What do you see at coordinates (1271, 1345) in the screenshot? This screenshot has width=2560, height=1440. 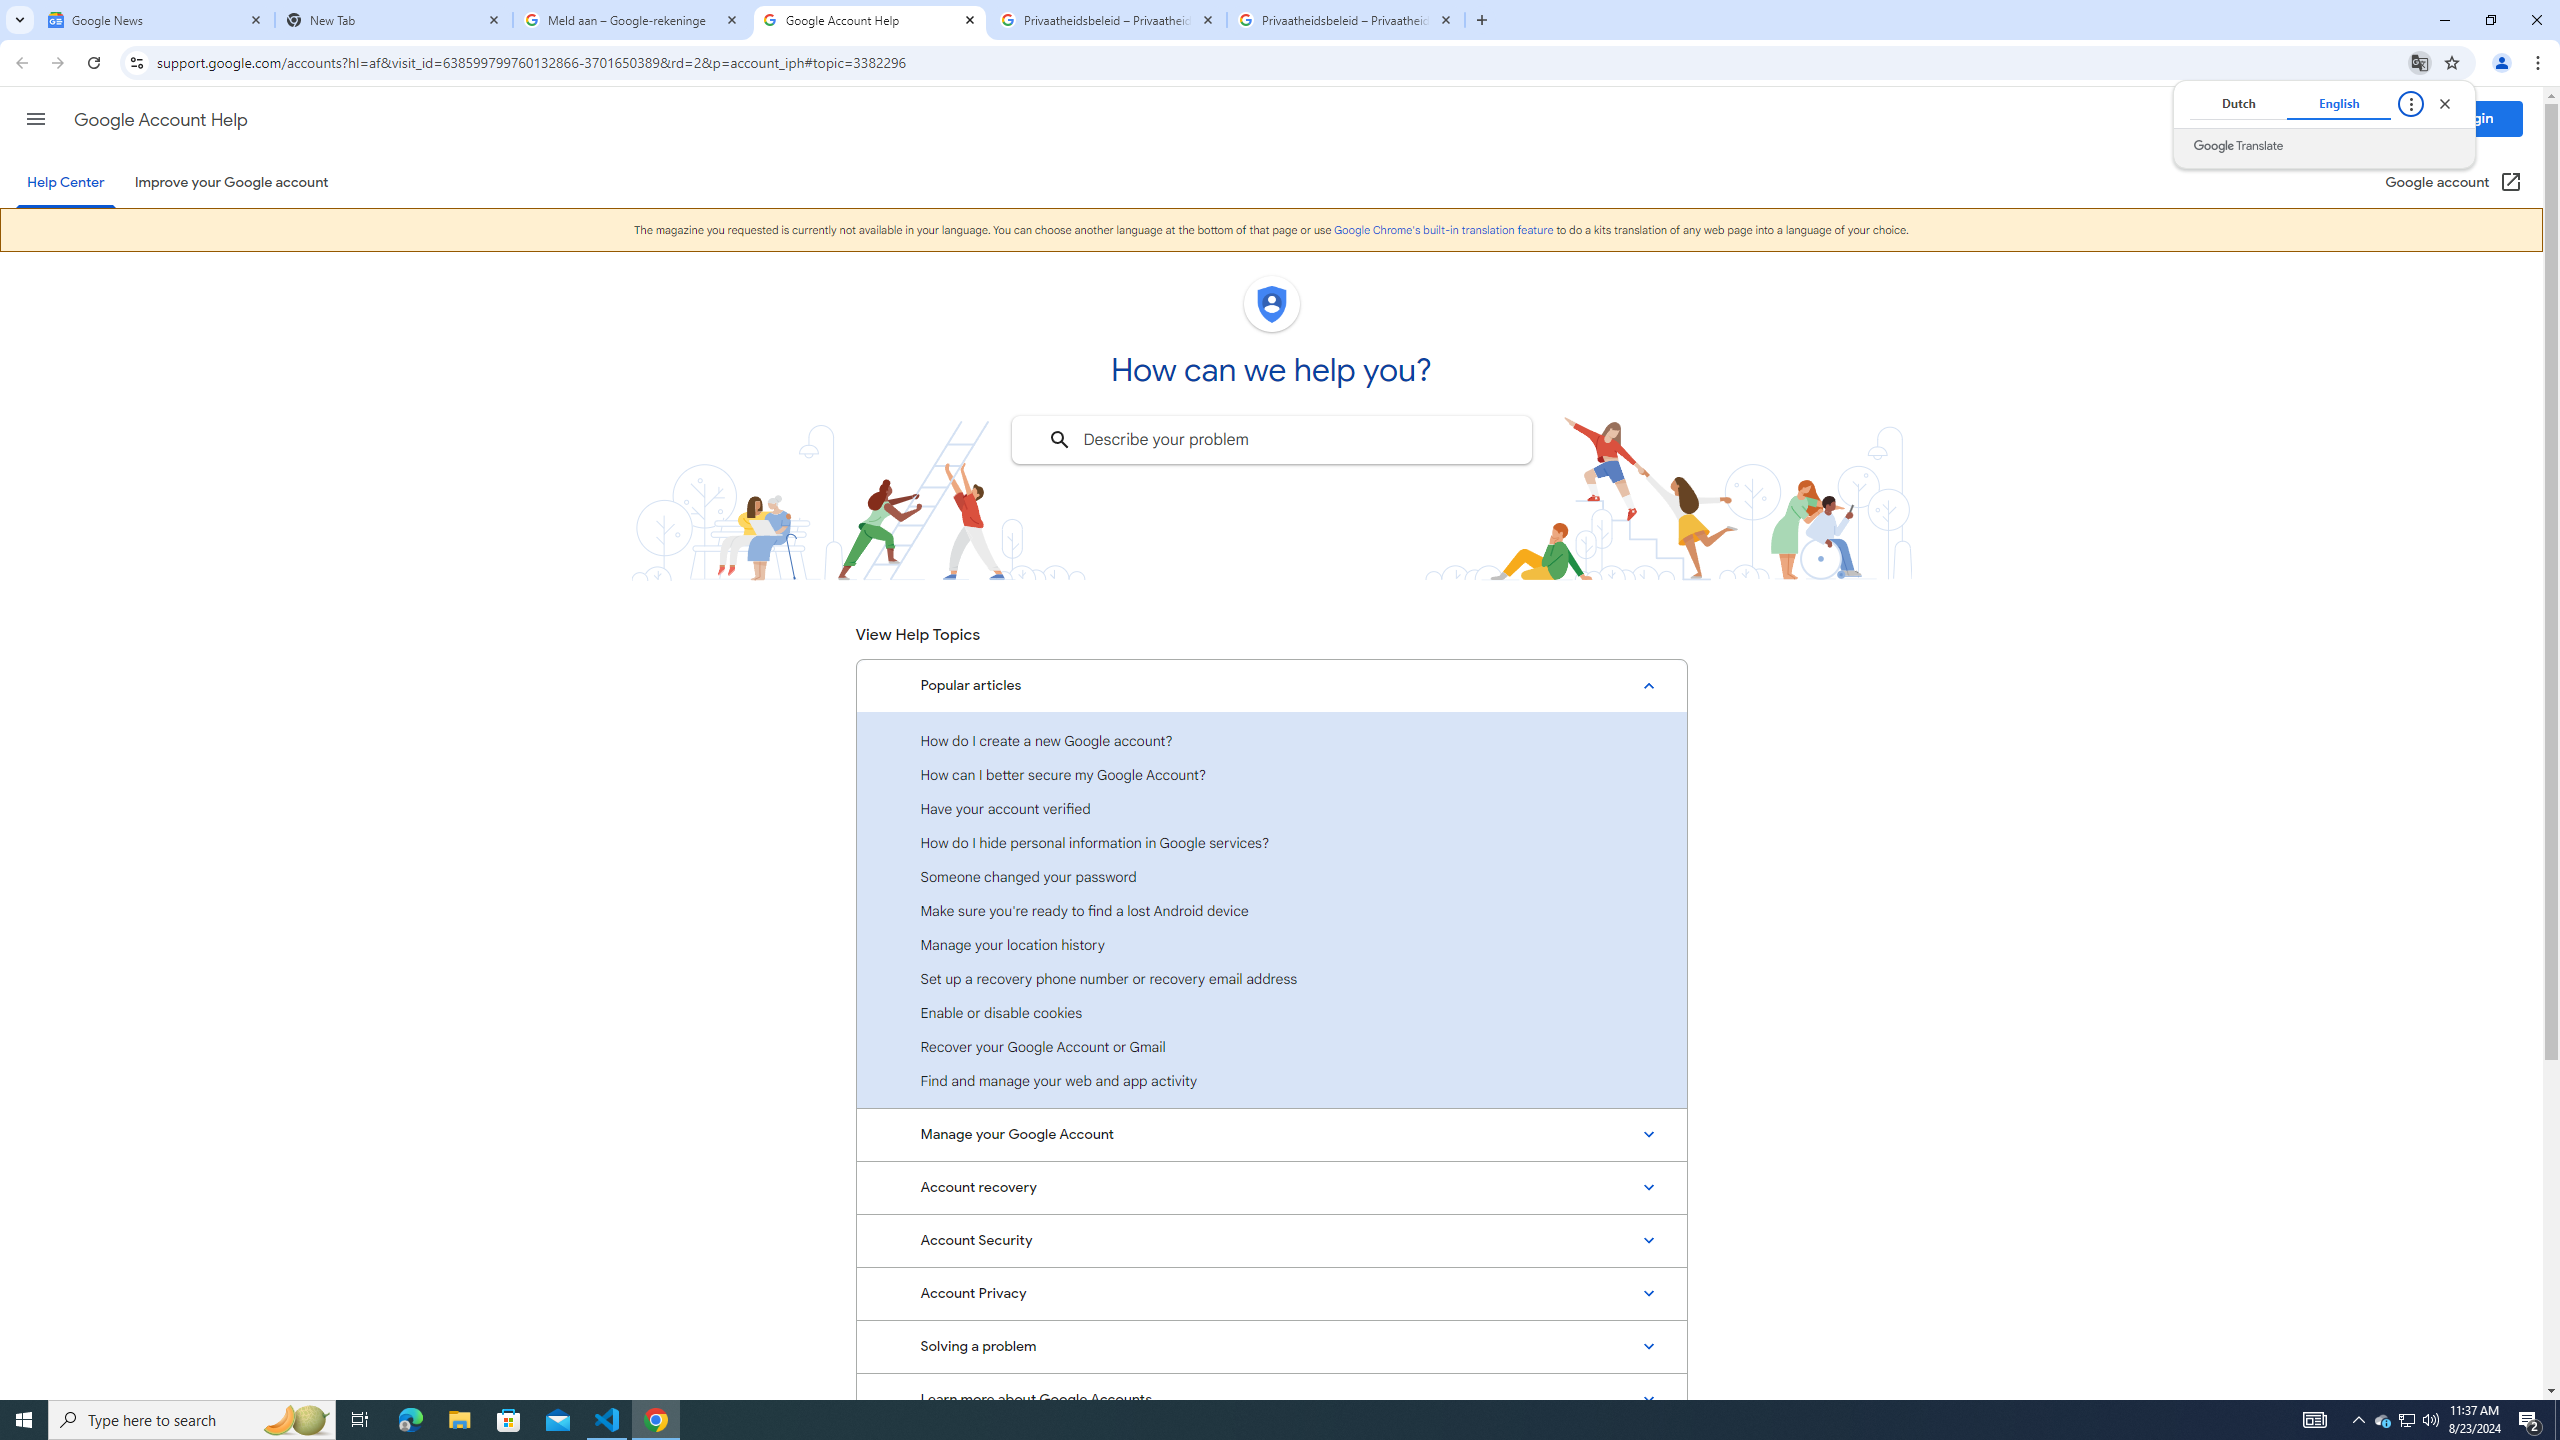 I see `'Solving a problem'` at bounding box center [1271, 1345].